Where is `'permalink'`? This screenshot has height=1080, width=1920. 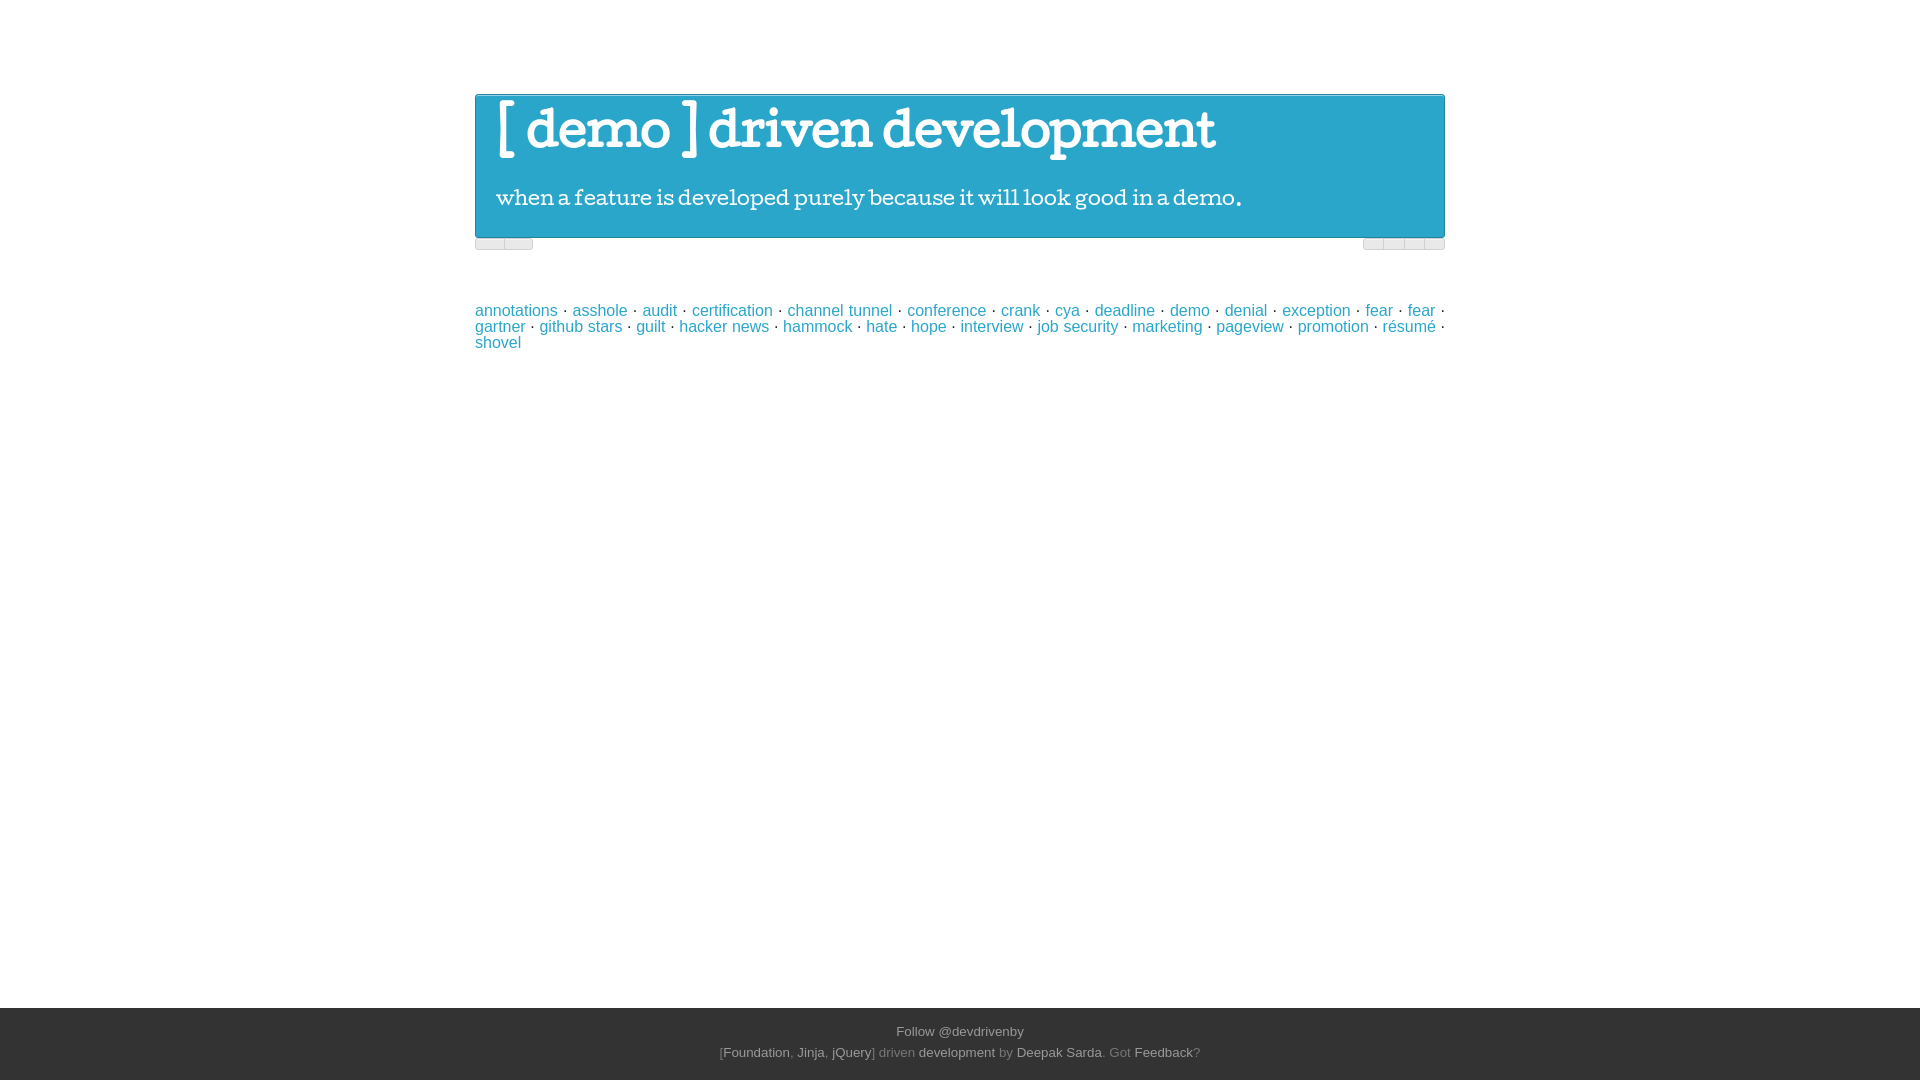
'permalink' is located at coordinates (1413, 242).